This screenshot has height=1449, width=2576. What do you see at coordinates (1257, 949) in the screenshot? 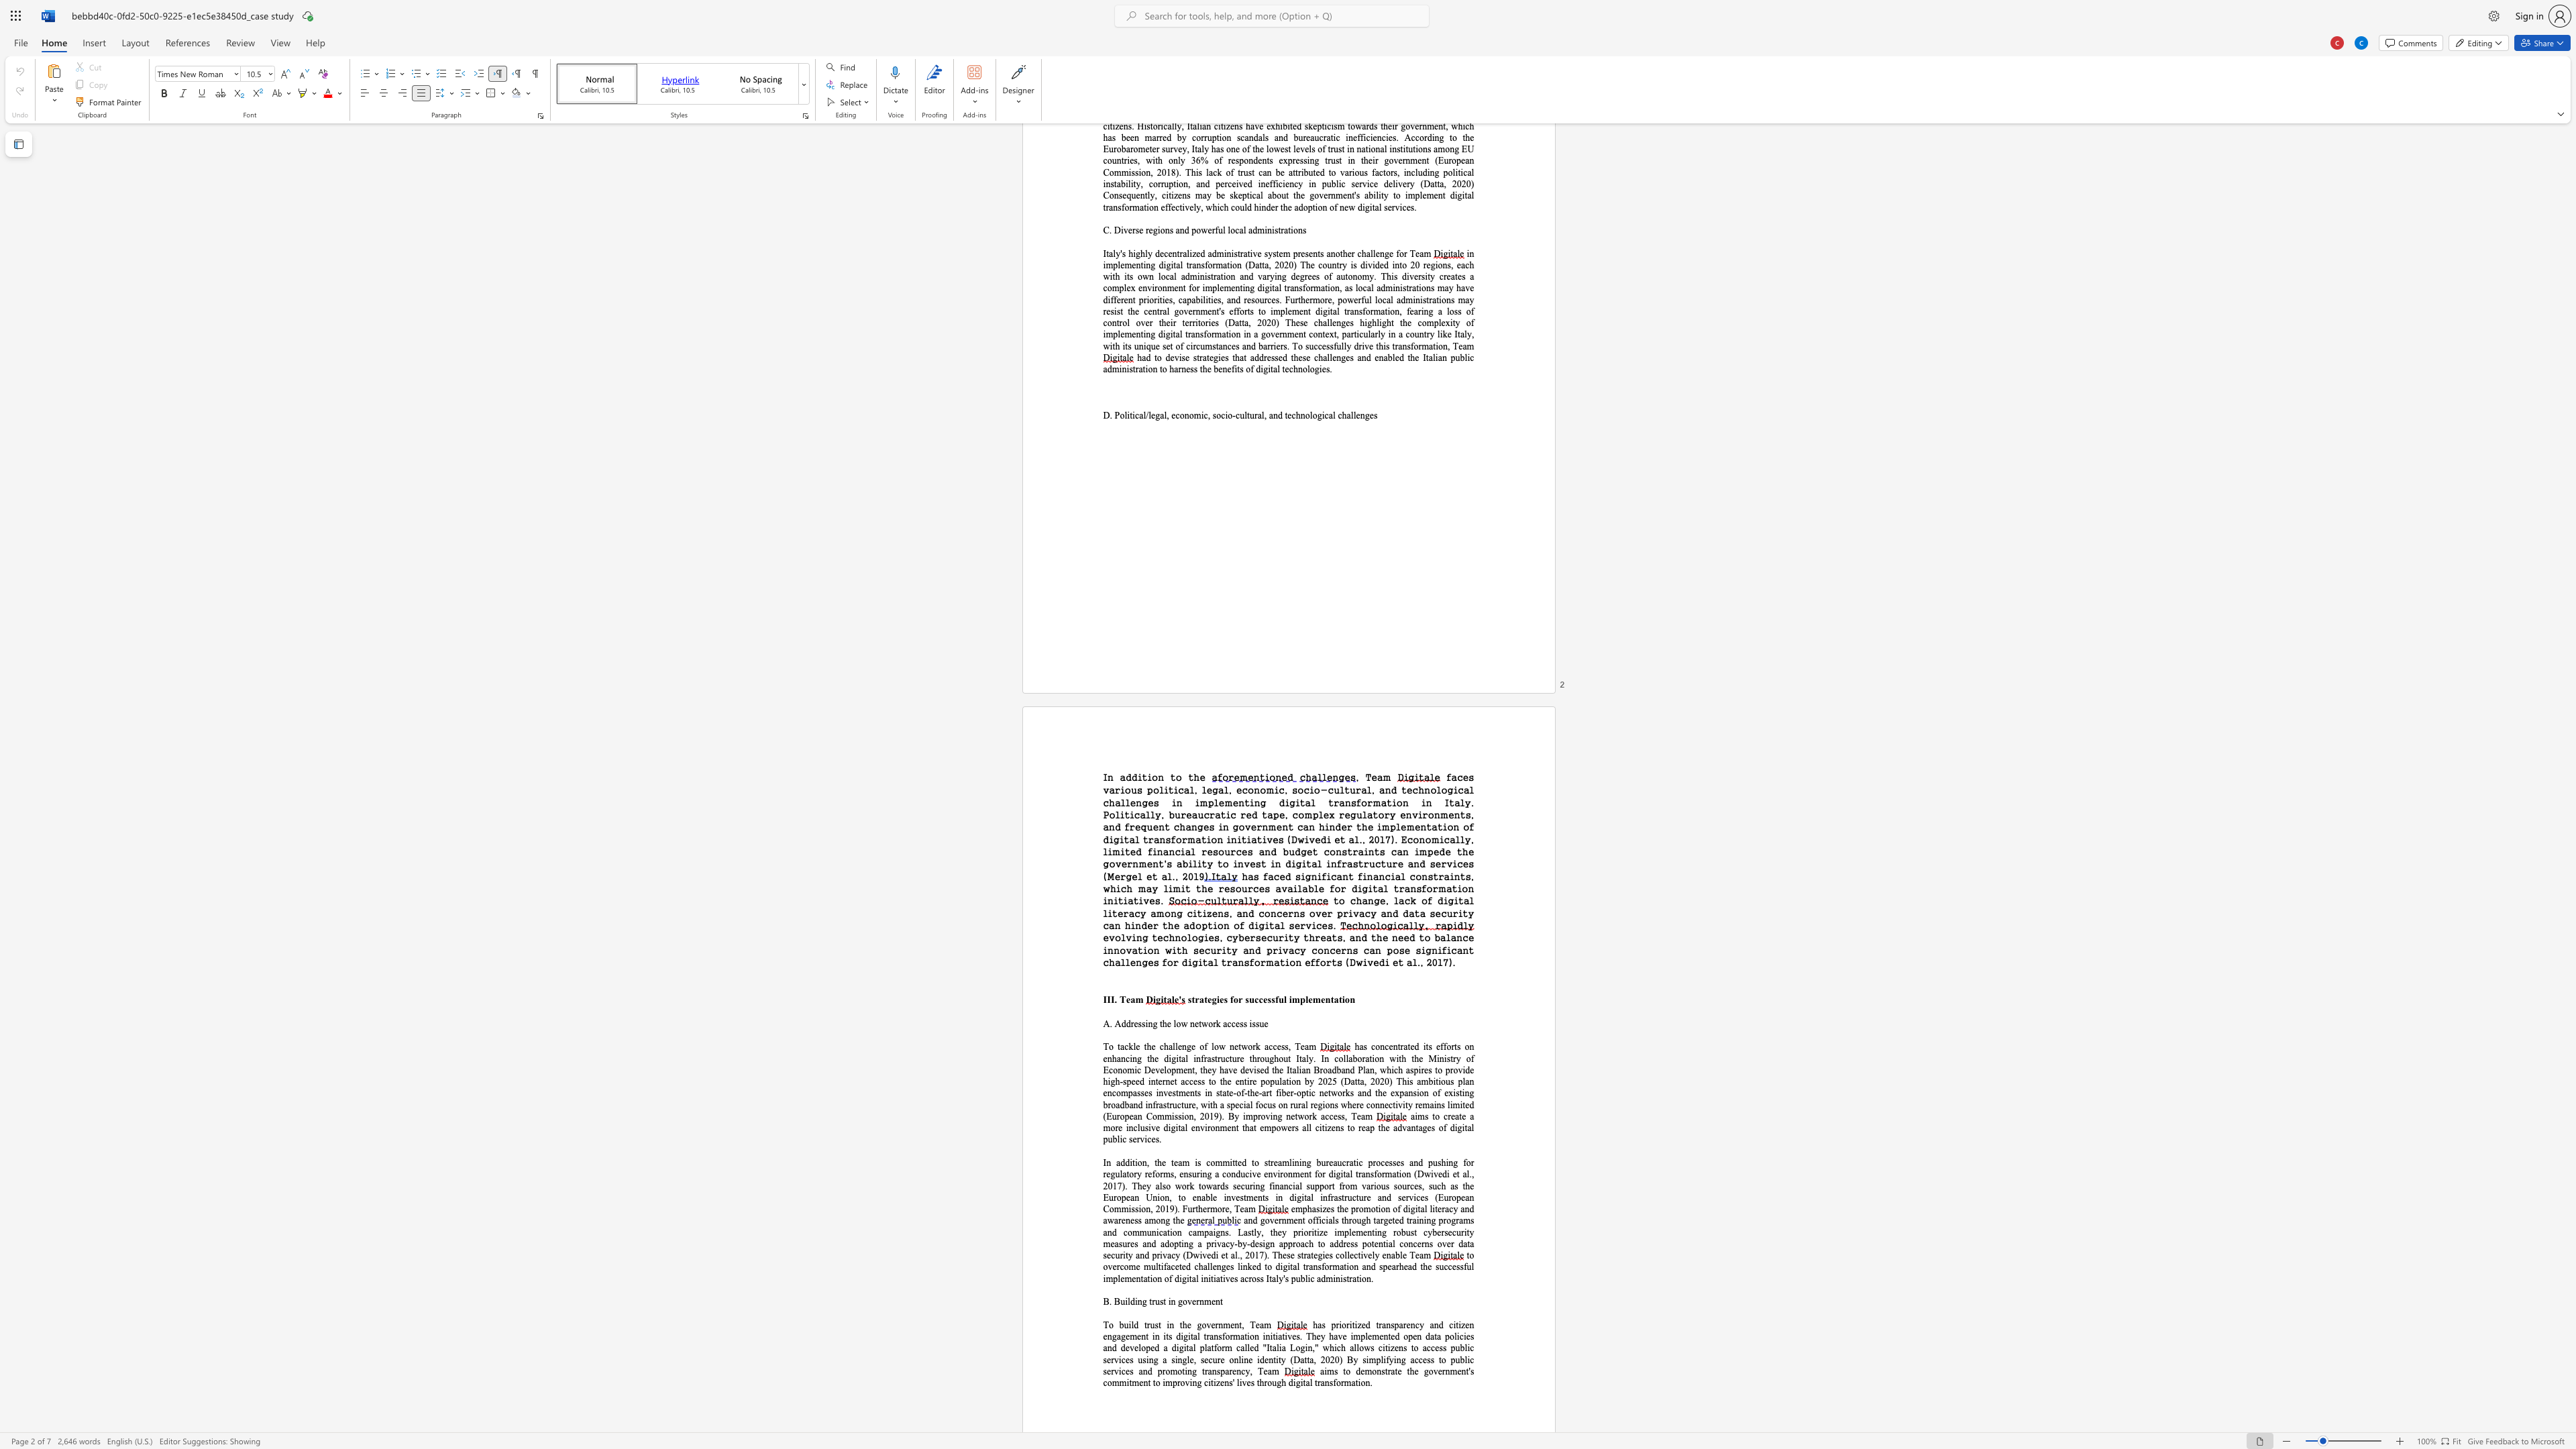
I see `the 3th character "d" in the text` at bounding box center [1257, 949].